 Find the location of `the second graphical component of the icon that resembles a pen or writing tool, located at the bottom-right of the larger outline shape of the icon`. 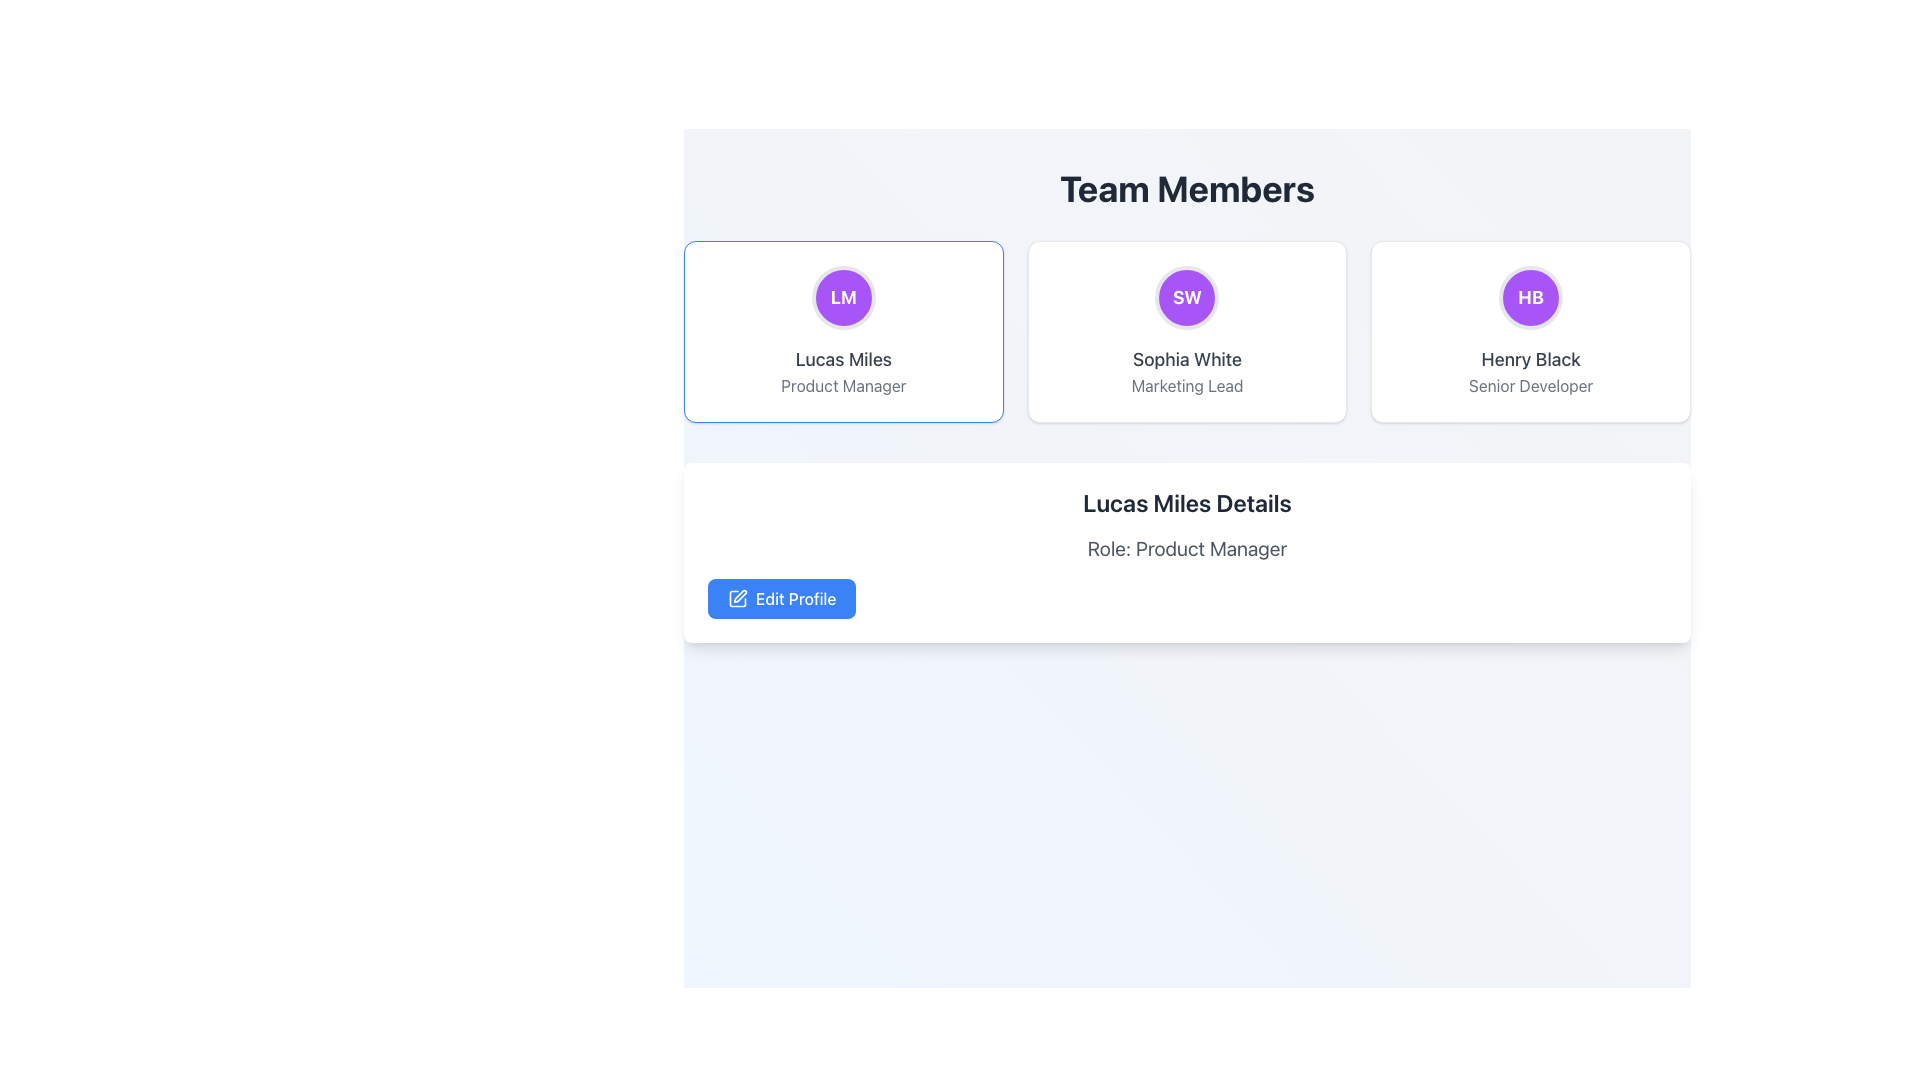

the second graphical component of the icon that resembles a pen or writing tool, located at the bottom-right of the larger outline shape of the icon is located at coordinates (739, 595).